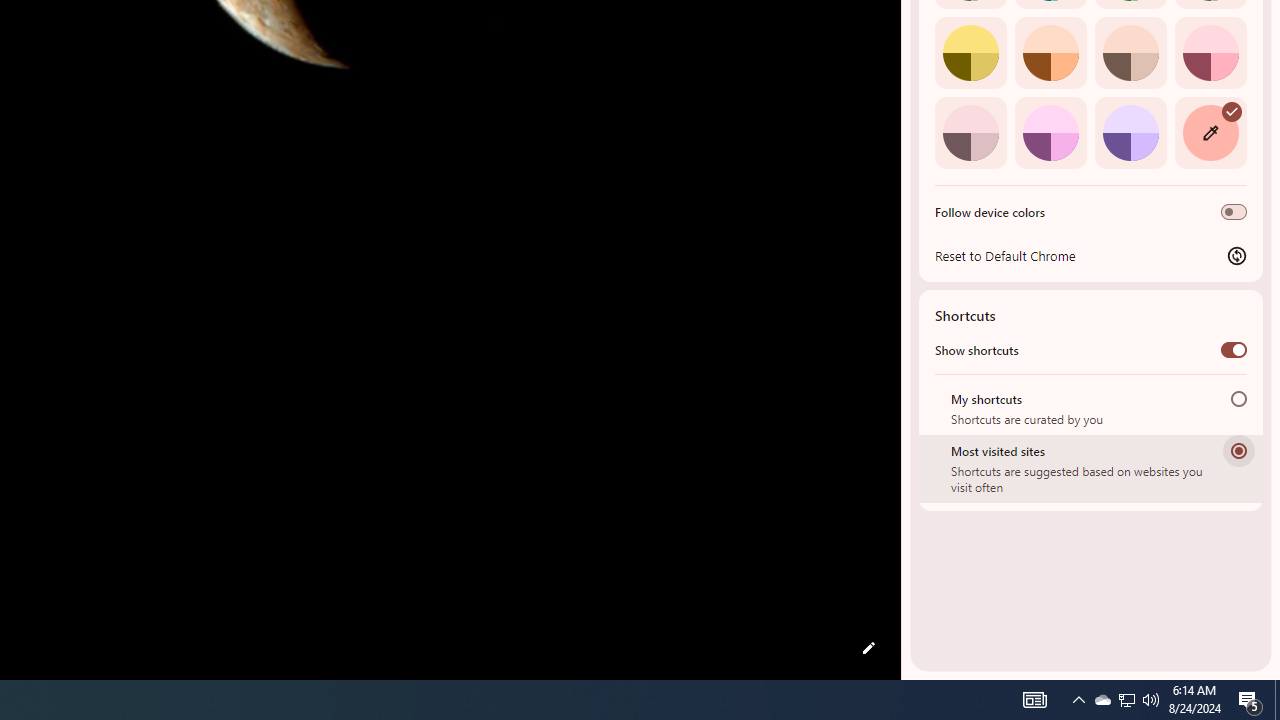 The width and height of the screenshot is (1280, 720). Describe the element at coordinates (1090, 254) in the screenshot. I see `'Reset to Default Chrome'` at that location.